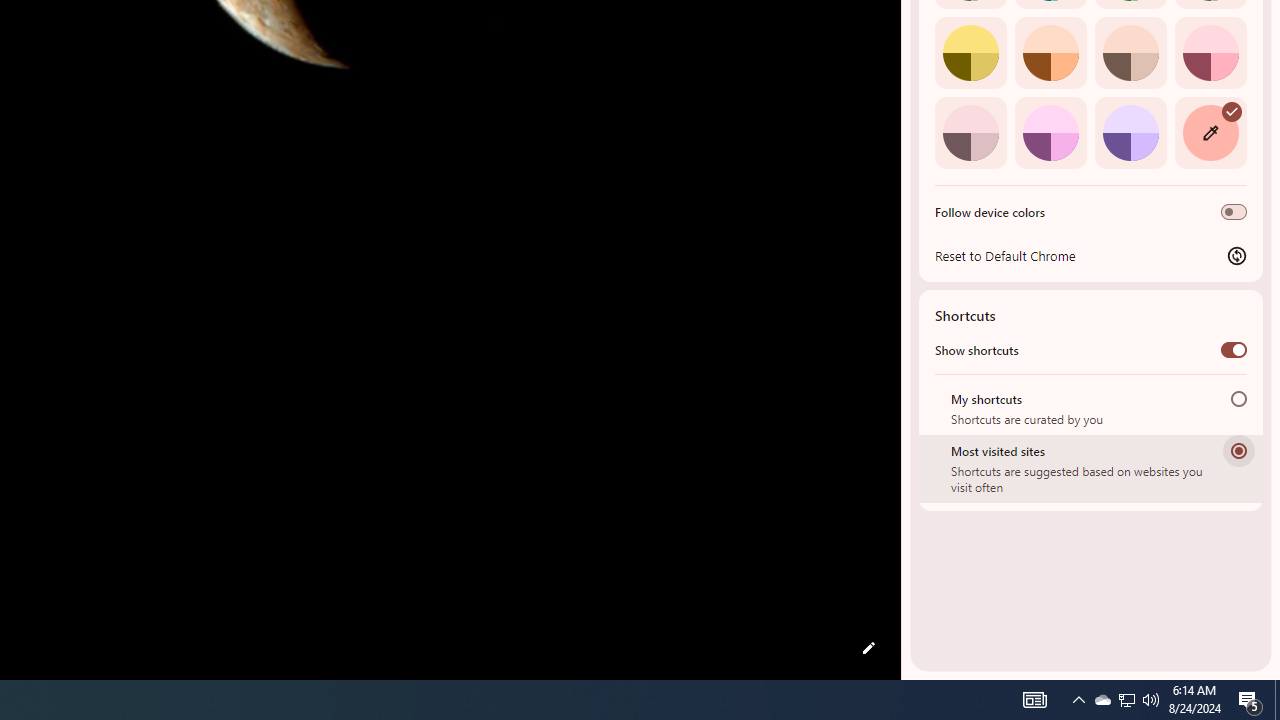 The width and height of the screenshot is (1280, 720). Describe the element at coordinates (1090, 254) in the screenshot. I see `'Reset to Default Chrome'` at that location.